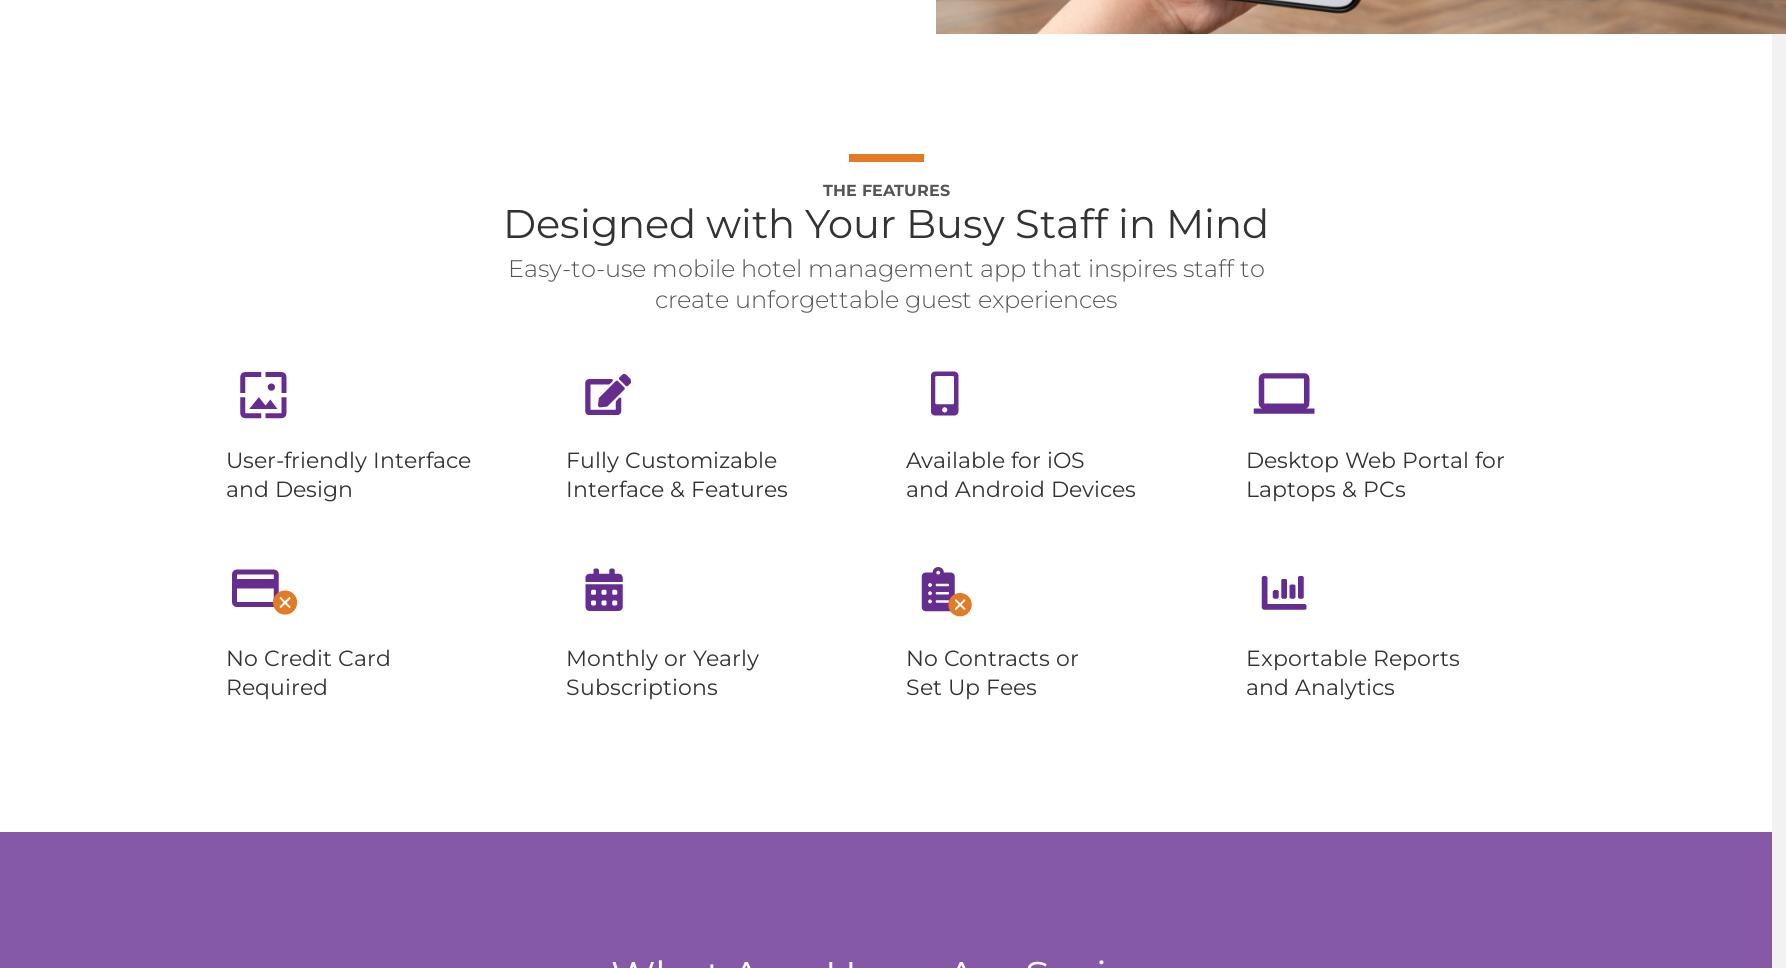 The height and width of the screenshot is (968, 1786). What do you see at coordinates (564, 686) in the screenshot?
I see `'Subscriptions'` at bounding box center [564, 686].